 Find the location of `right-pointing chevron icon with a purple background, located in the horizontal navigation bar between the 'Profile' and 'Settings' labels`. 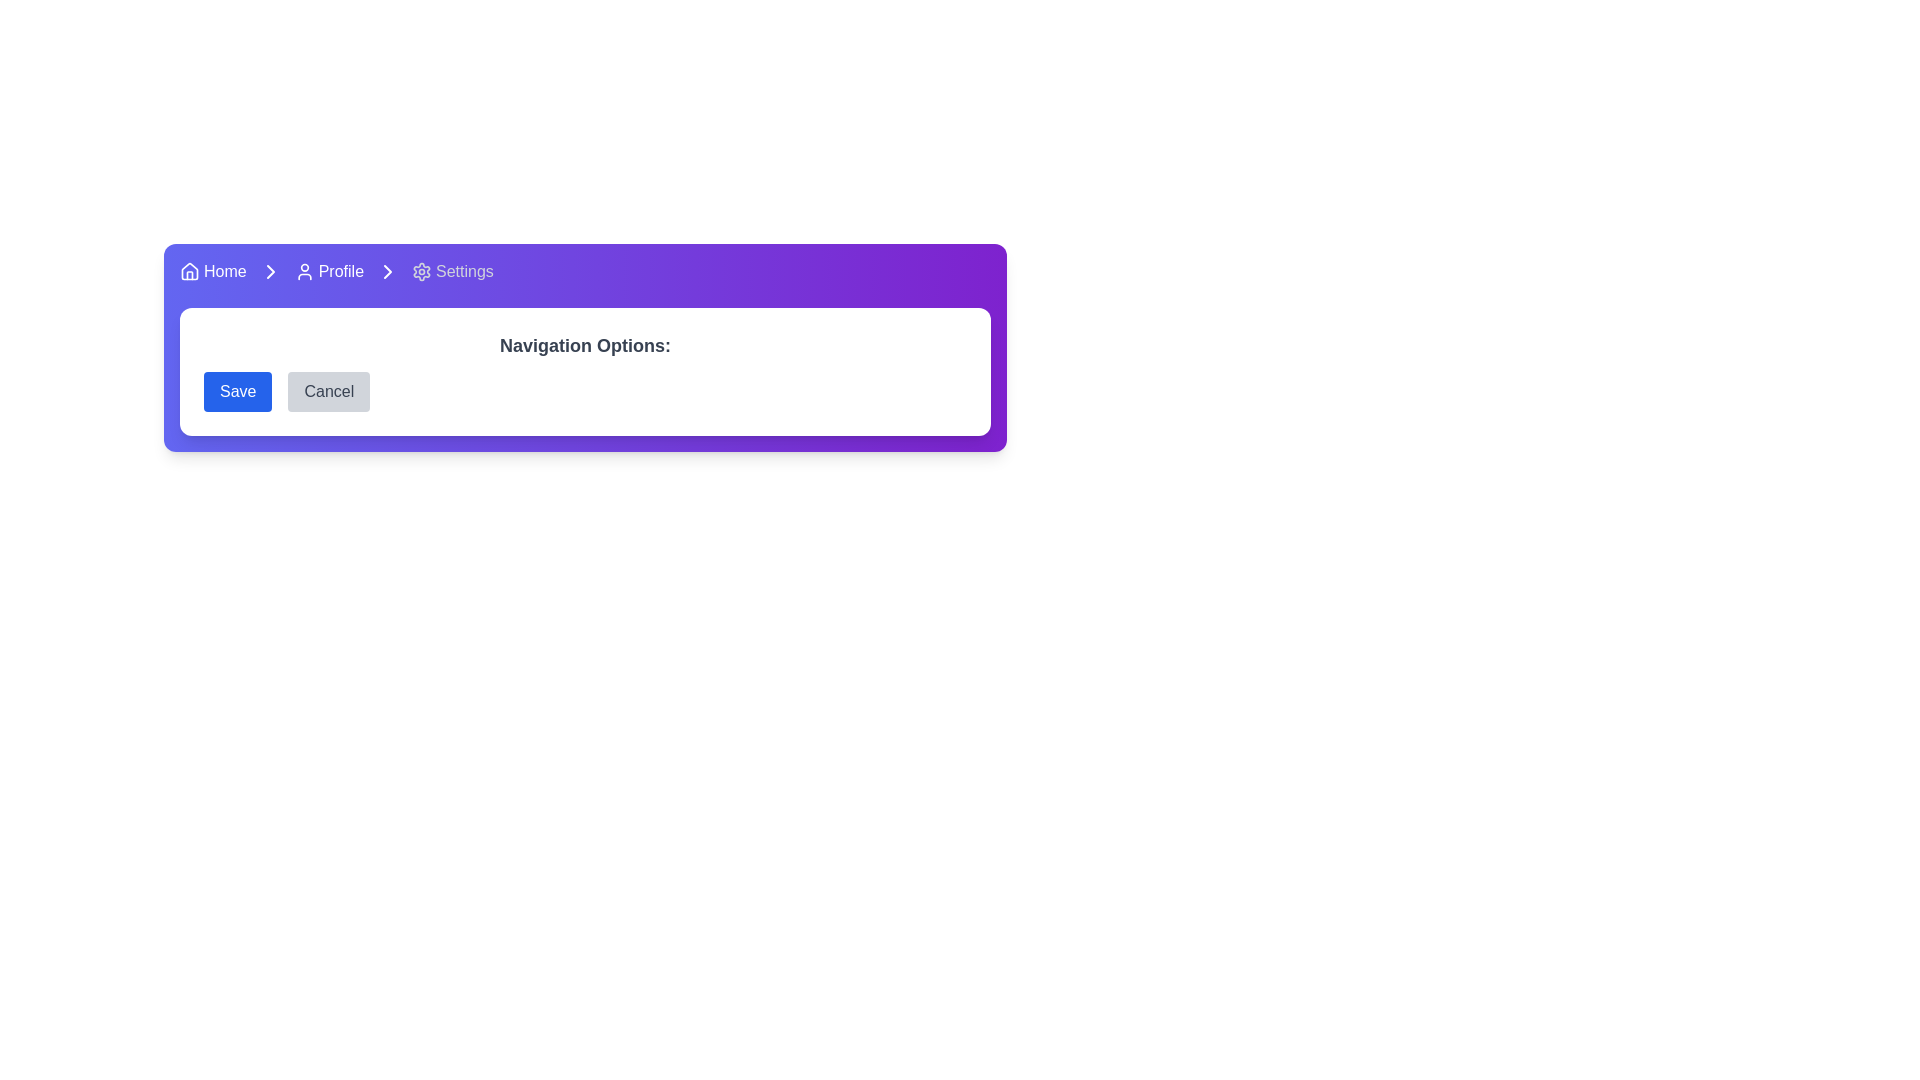

right-pointing chevron icon with a purple background, located in the horizontal navigation bar between the 'Profile' and 'Settings' labels is located at coordinates (388, 272).